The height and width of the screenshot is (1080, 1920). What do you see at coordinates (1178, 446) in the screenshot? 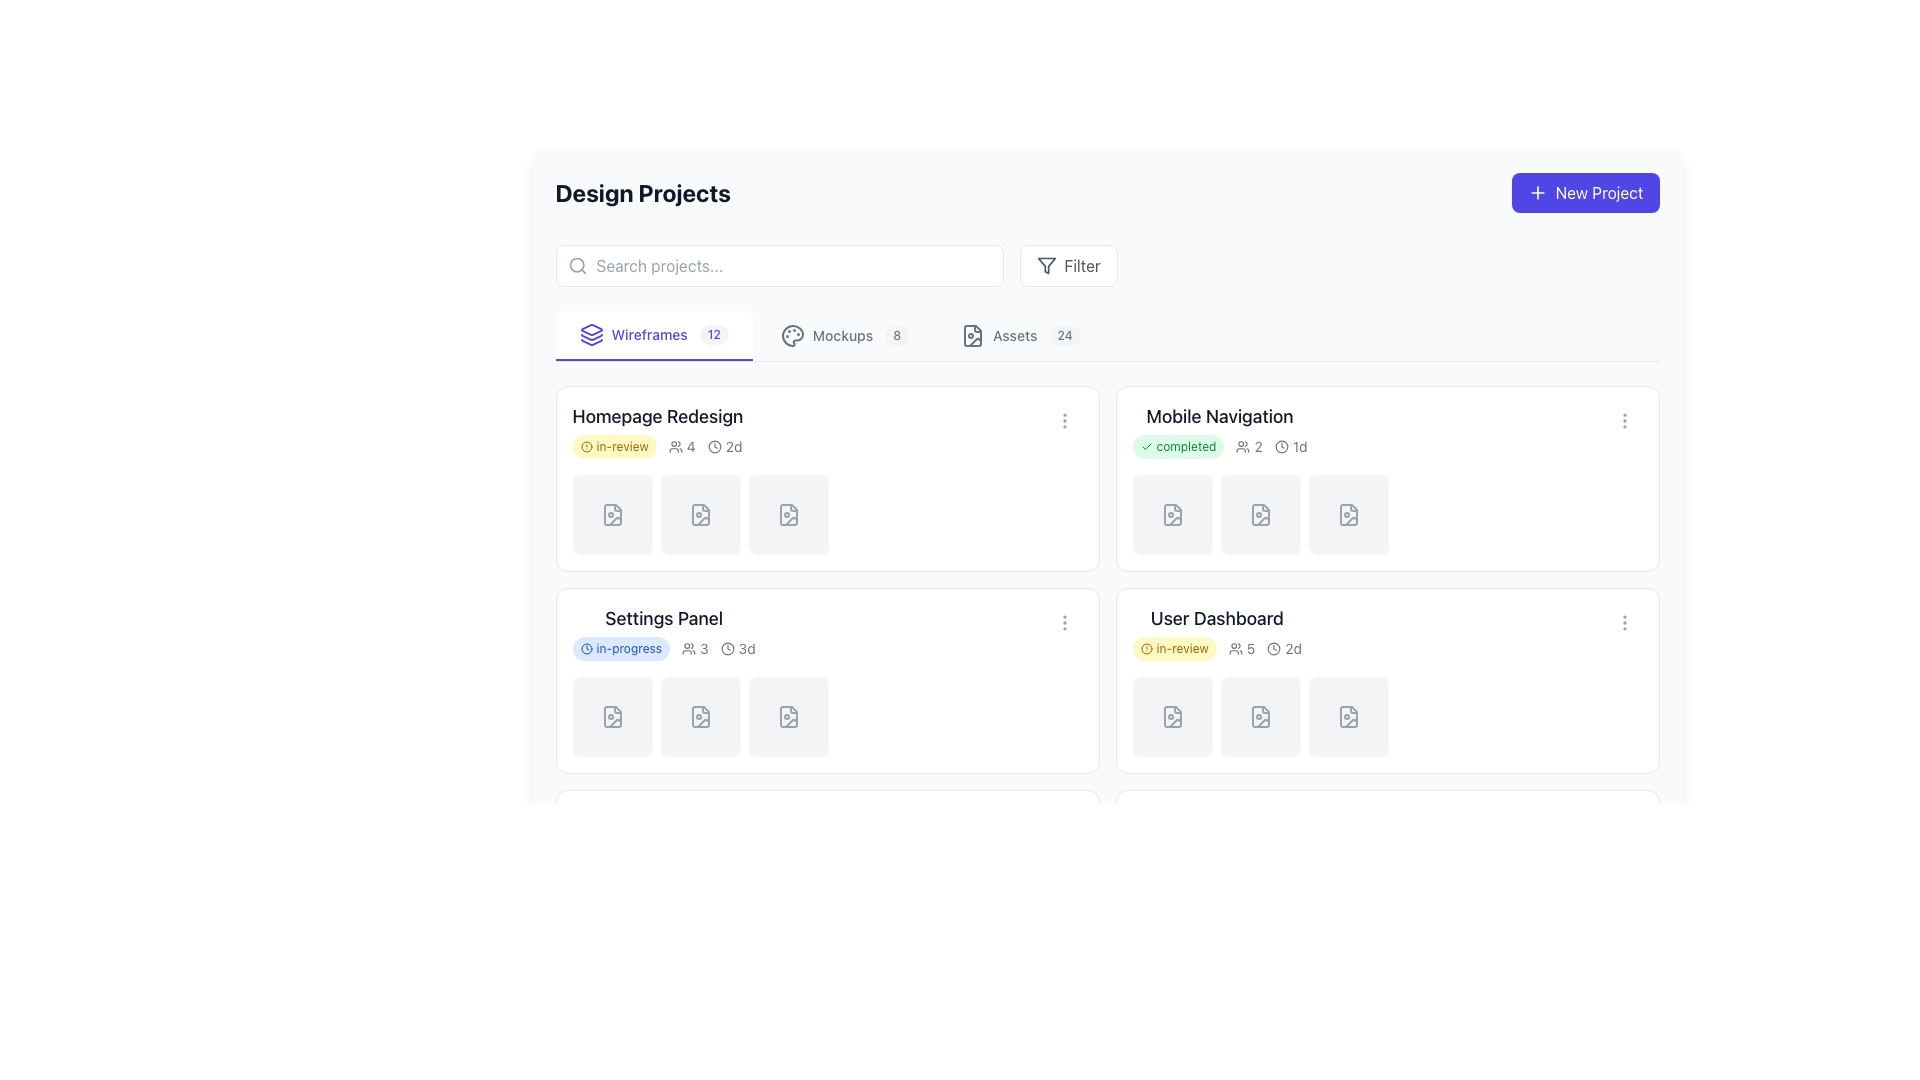
I see `the badge indicating 'completed' status in the top-right corner of the 'Mobile Navigation' design project to access adjacent elements` at bounding box center [1178, 446].